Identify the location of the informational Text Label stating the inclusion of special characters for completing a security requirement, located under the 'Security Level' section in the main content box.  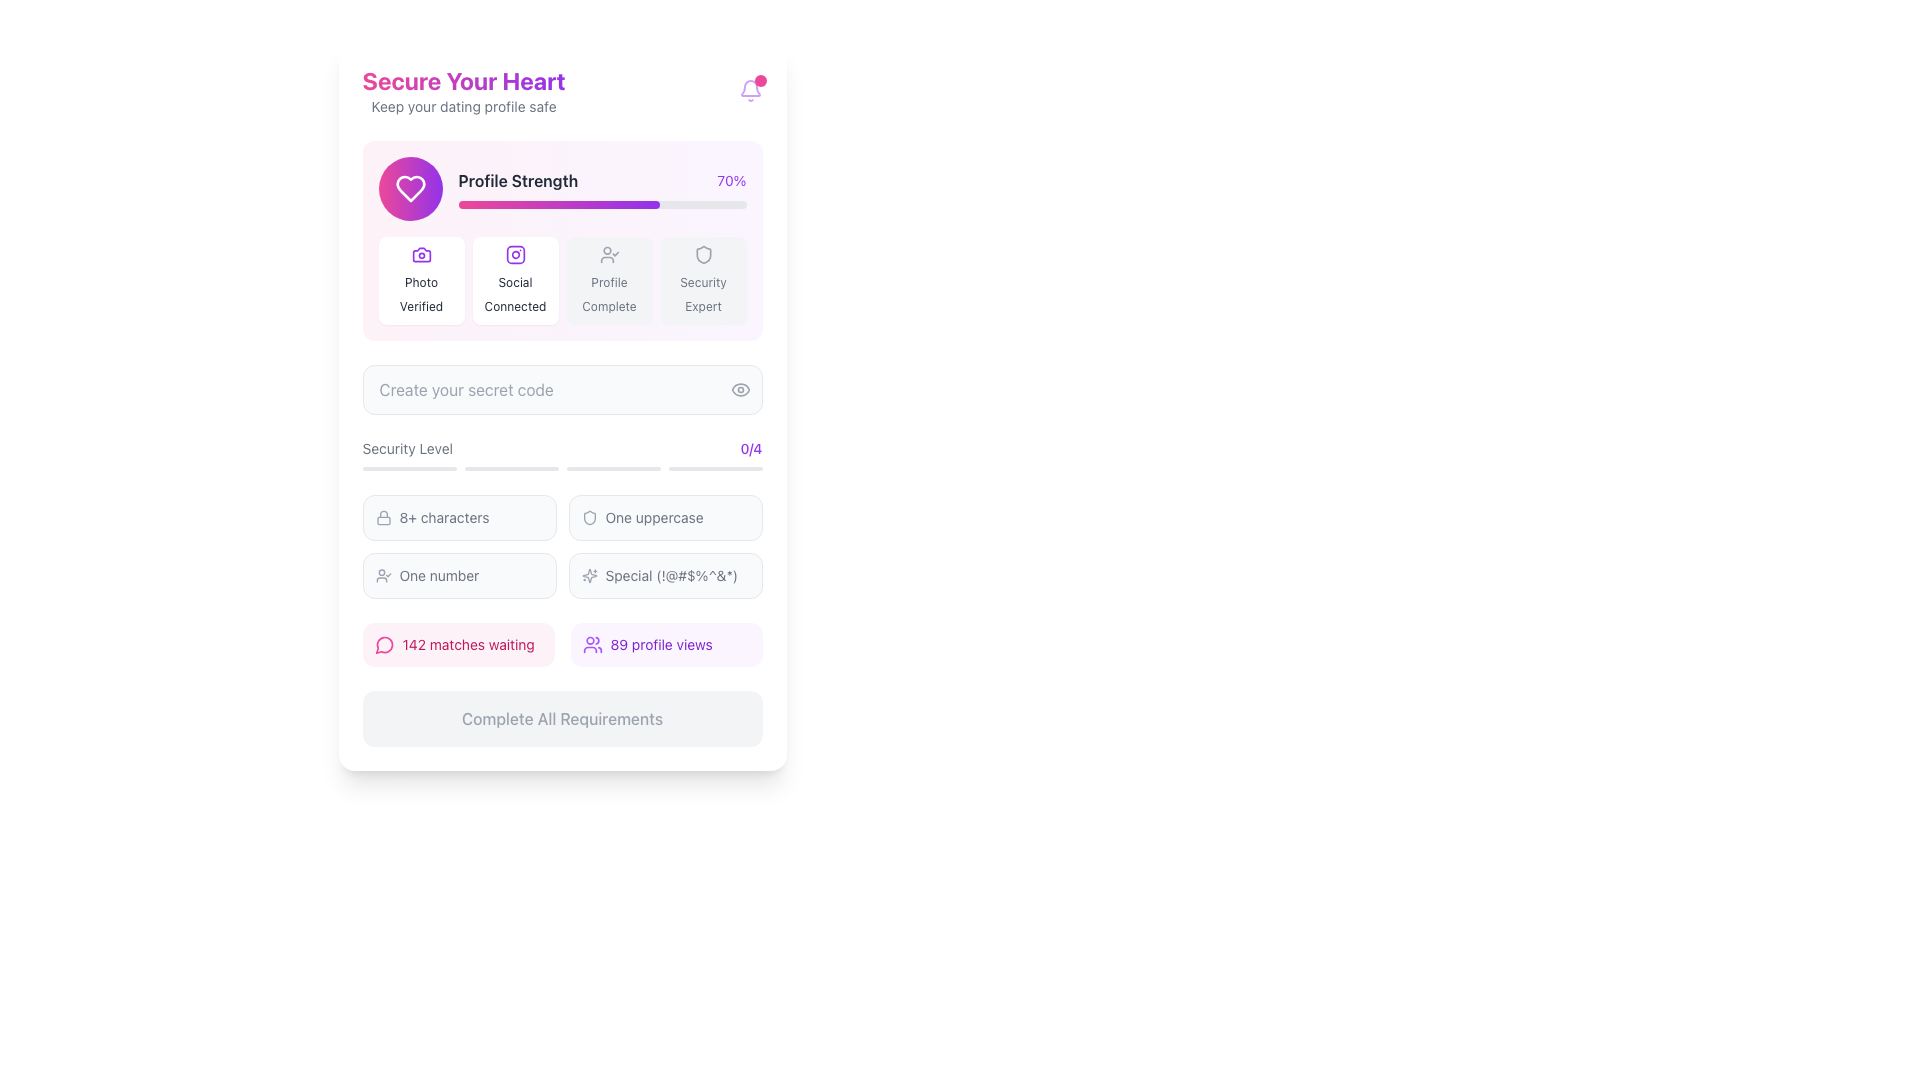
(671, 575).